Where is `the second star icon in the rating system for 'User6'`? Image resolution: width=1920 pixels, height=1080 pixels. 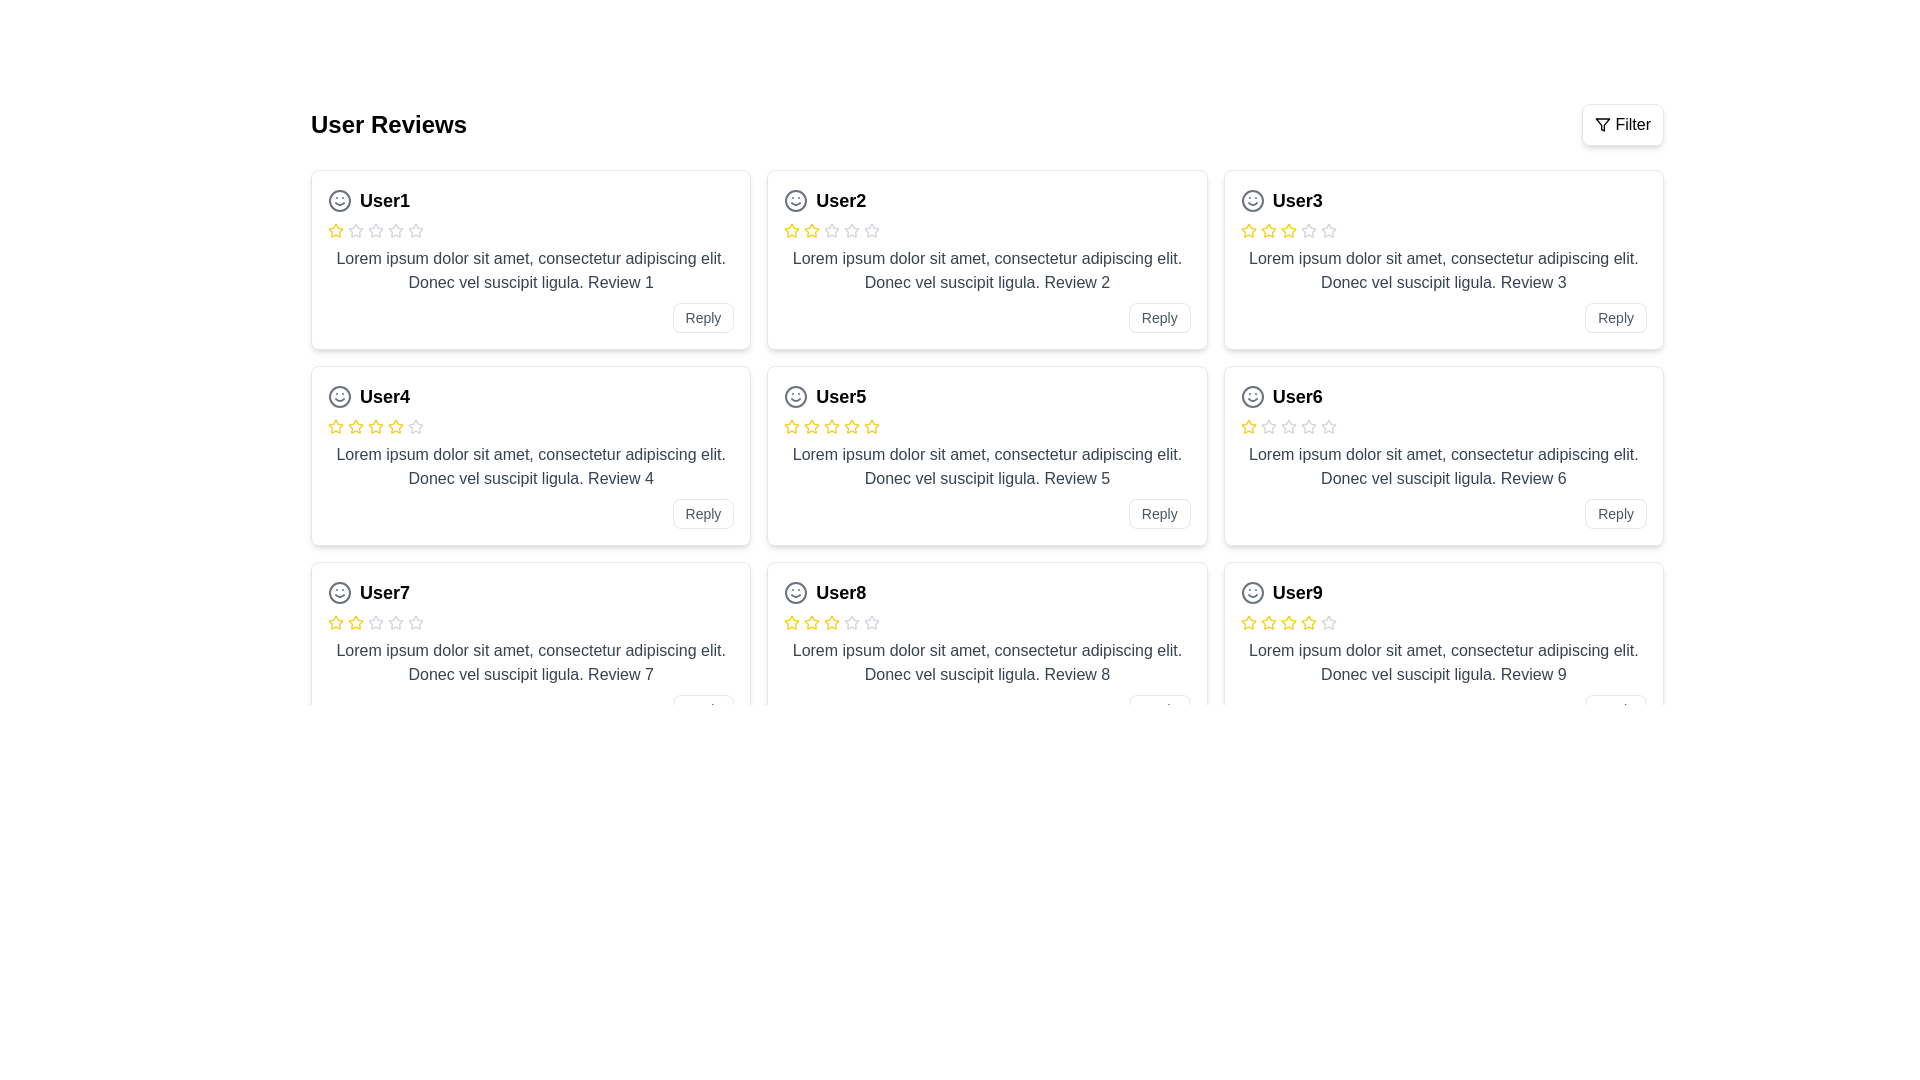 the second star icon in the rating system for 'User6' is located at coordinates (1267, 425).